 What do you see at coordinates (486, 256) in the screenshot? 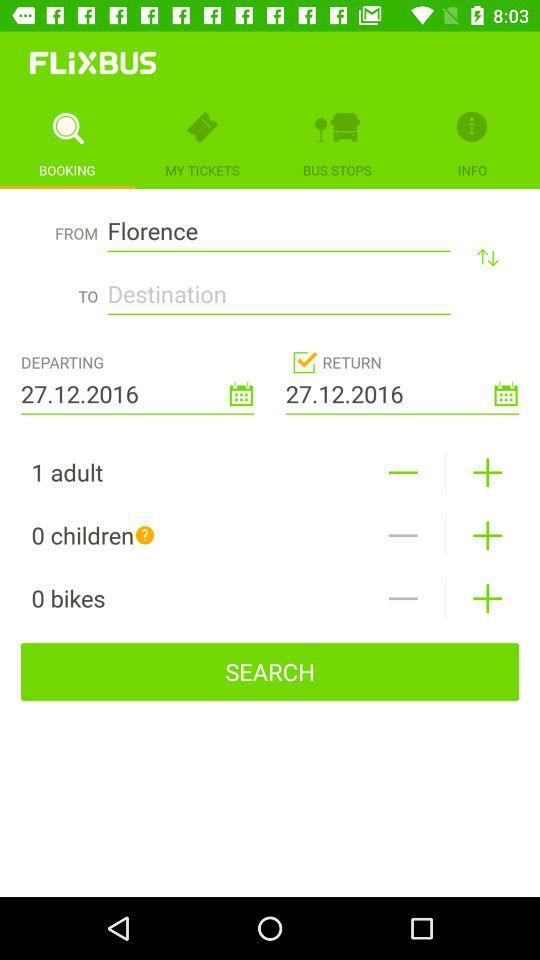
I see `switch origin and destination` at bounding box center [486, 256].